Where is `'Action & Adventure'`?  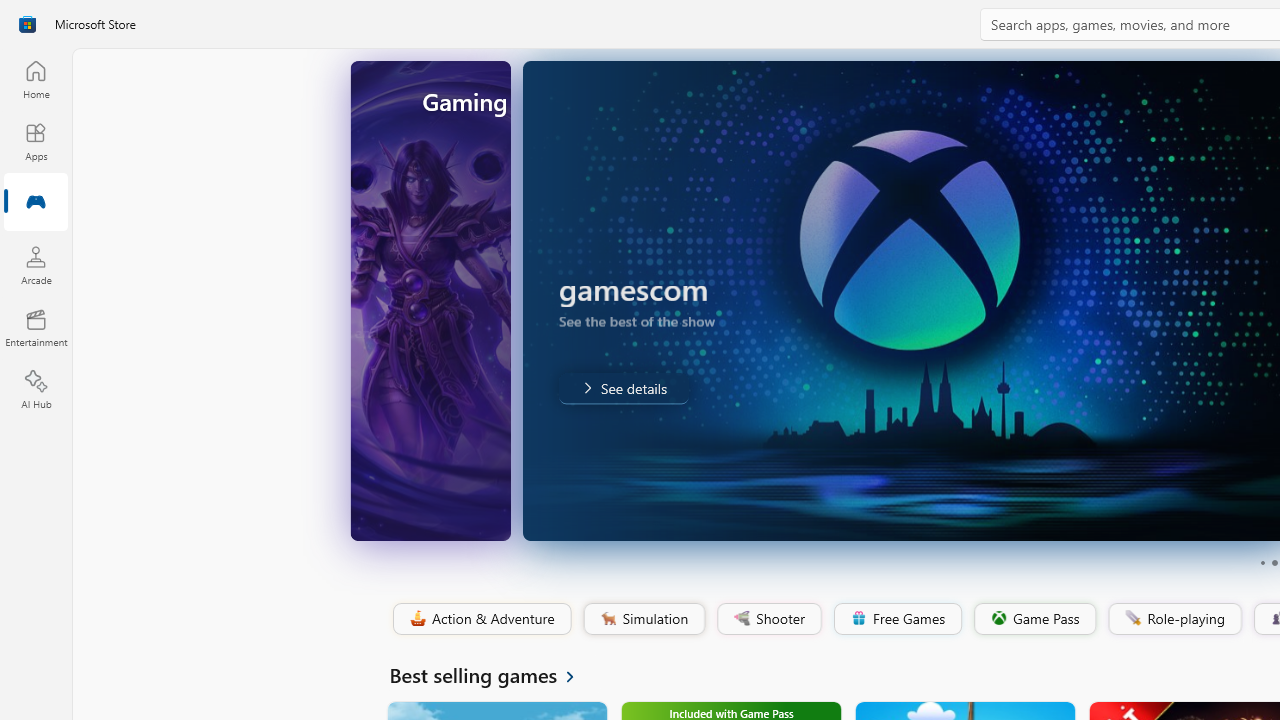
'Action & Adventure' is located at coordinates (480, 618).